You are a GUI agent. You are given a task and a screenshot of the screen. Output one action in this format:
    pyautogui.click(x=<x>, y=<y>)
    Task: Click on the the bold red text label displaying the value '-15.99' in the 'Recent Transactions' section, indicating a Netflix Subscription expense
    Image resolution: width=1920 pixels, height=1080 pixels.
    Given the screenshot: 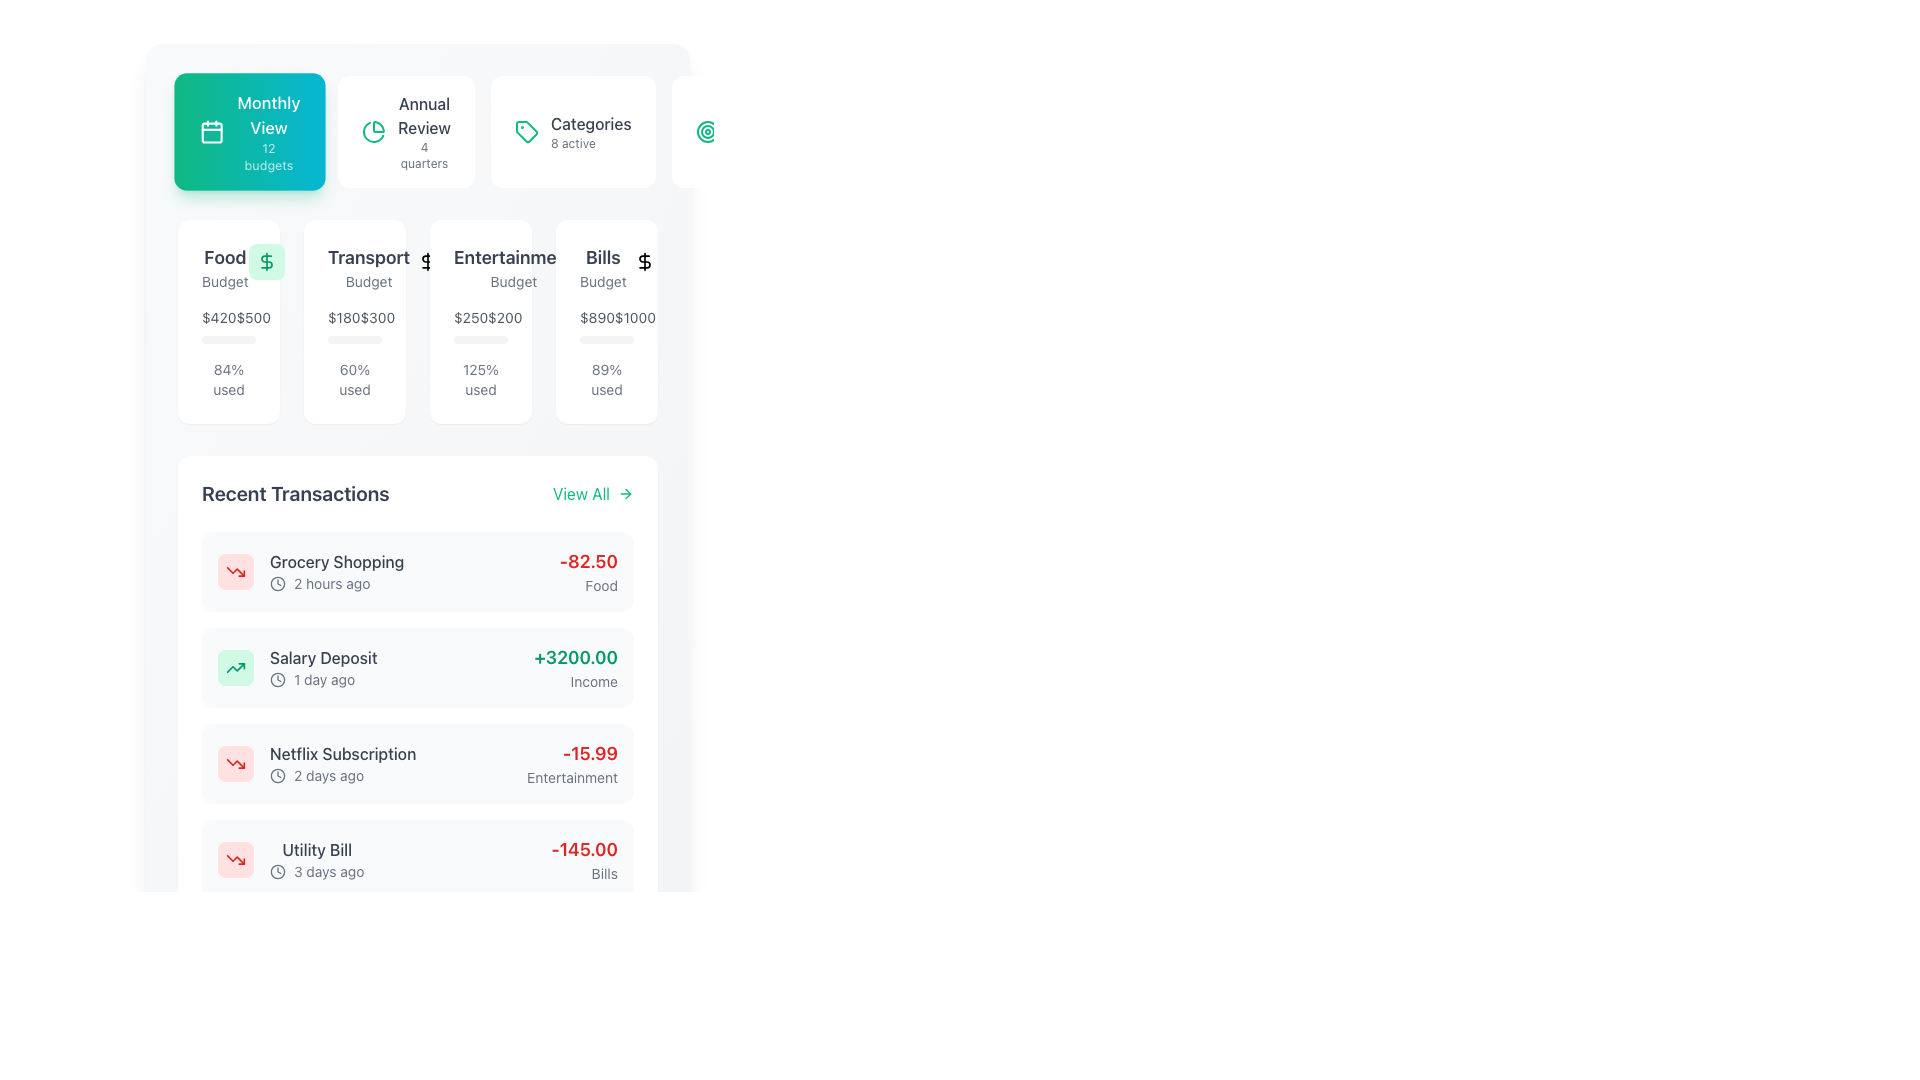 What is the action you would take?
    pyautogui.click(x=571, y=753)
    